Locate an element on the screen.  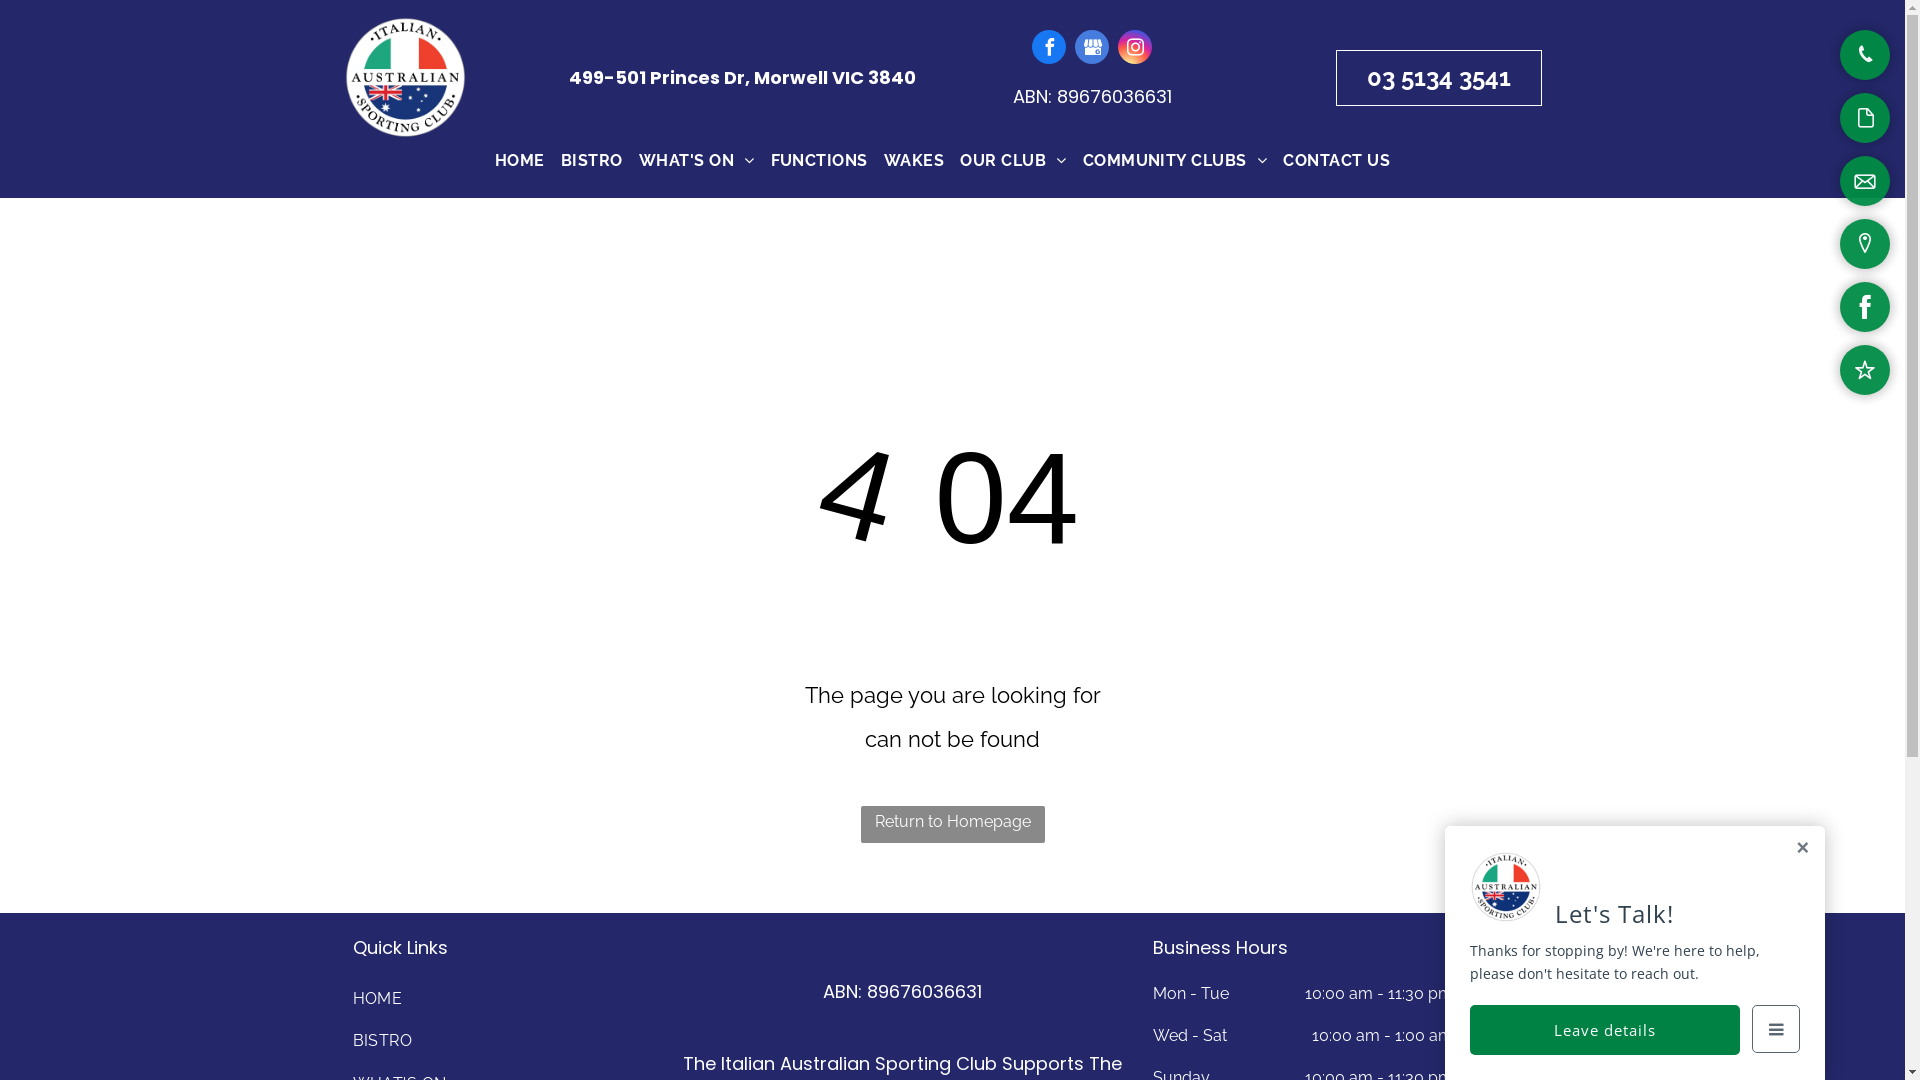
'COMMUNITY CLUBS' is located at coordinates (1175, 160).